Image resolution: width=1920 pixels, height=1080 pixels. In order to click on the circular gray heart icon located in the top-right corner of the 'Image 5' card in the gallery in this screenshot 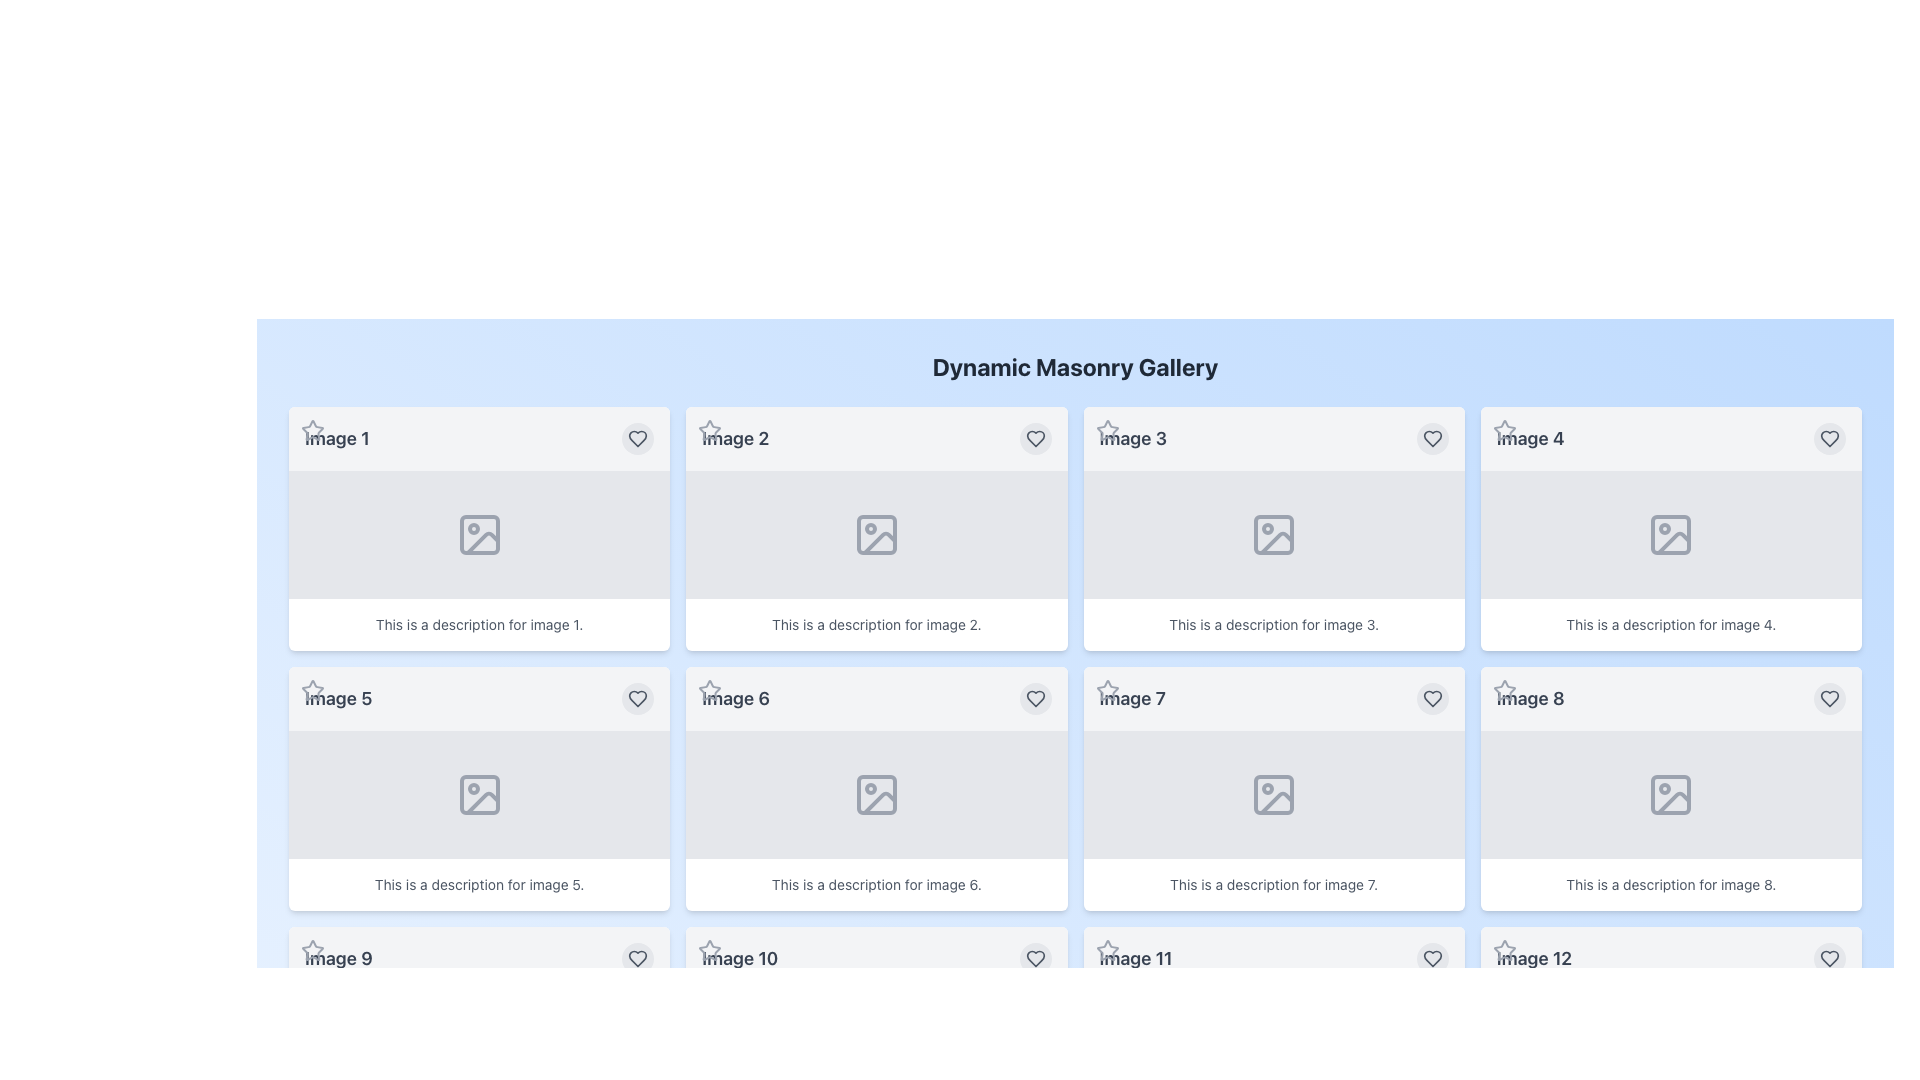, I will do `click(637, 697)`.